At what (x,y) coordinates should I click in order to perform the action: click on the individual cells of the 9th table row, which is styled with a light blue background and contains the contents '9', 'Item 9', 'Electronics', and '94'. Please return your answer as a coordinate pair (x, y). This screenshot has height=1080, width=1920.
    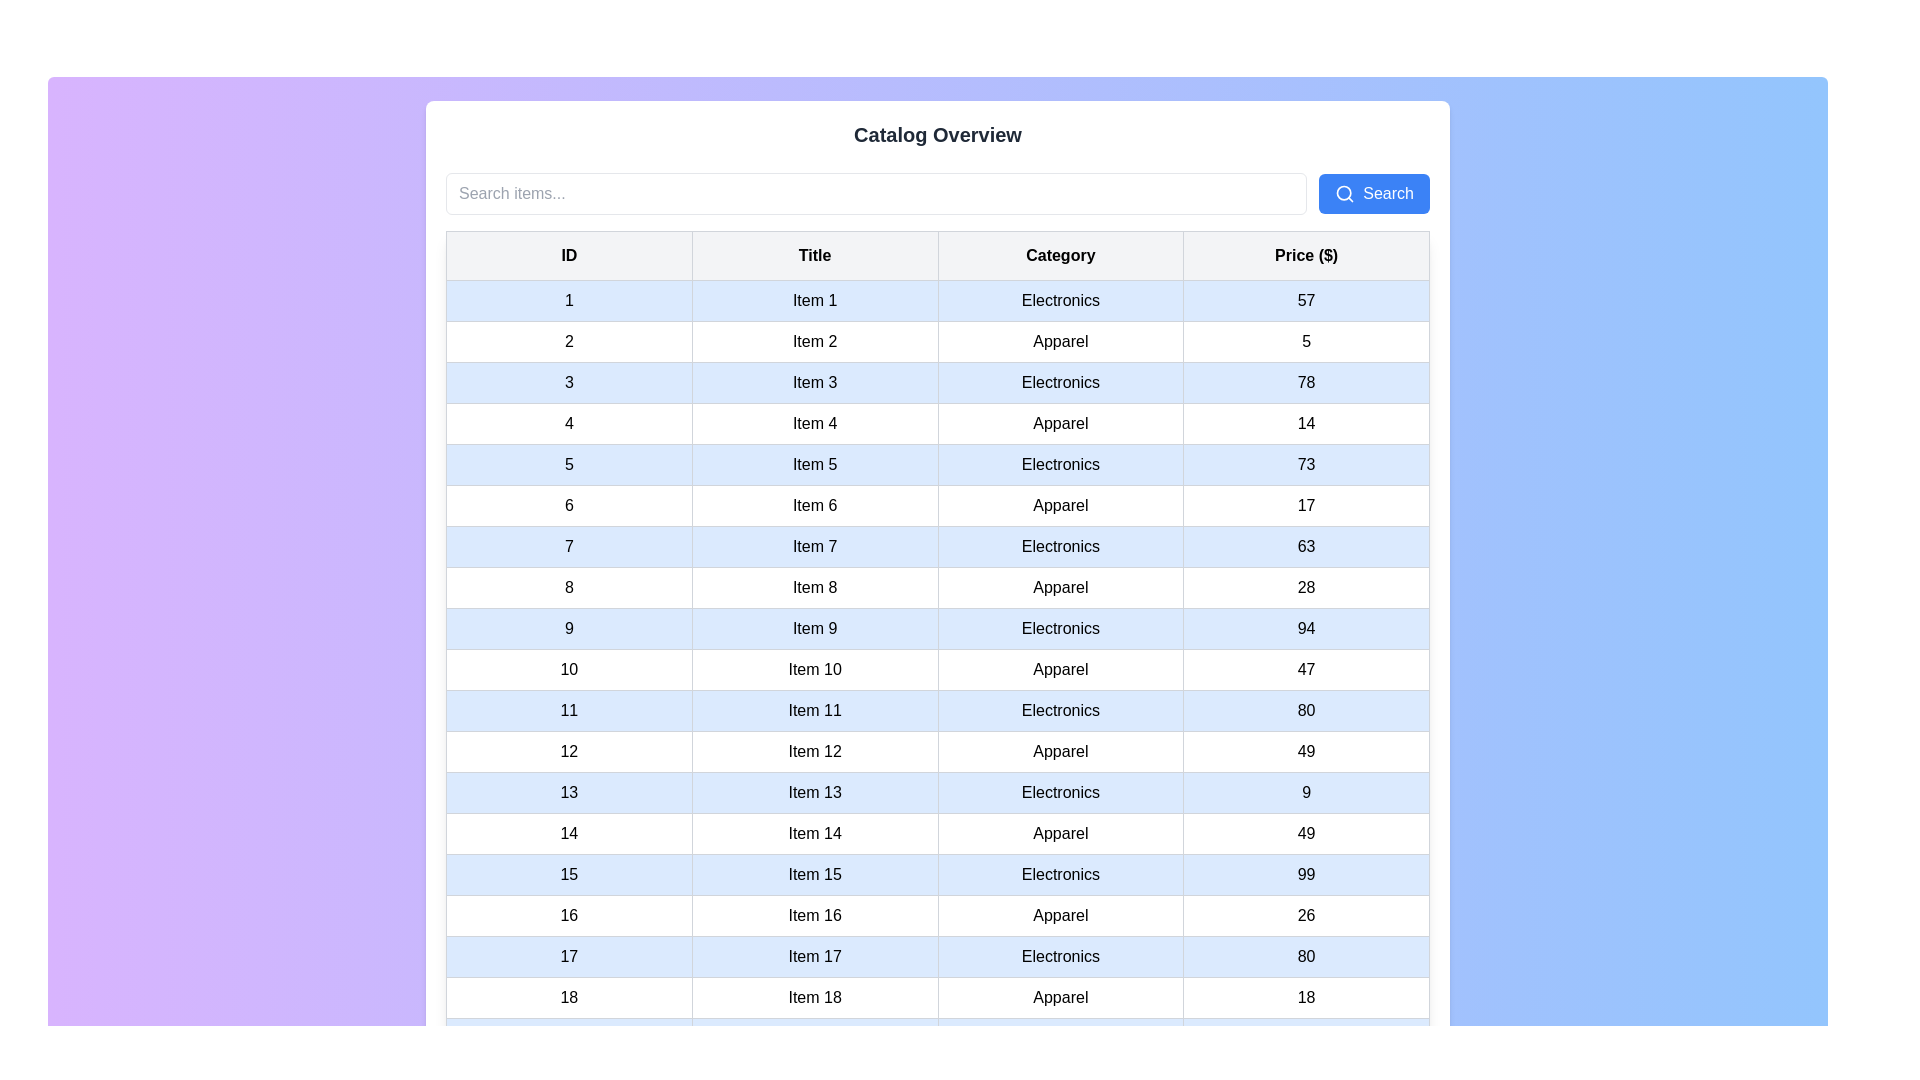
    Looking at the image, I should click on (936, 627).